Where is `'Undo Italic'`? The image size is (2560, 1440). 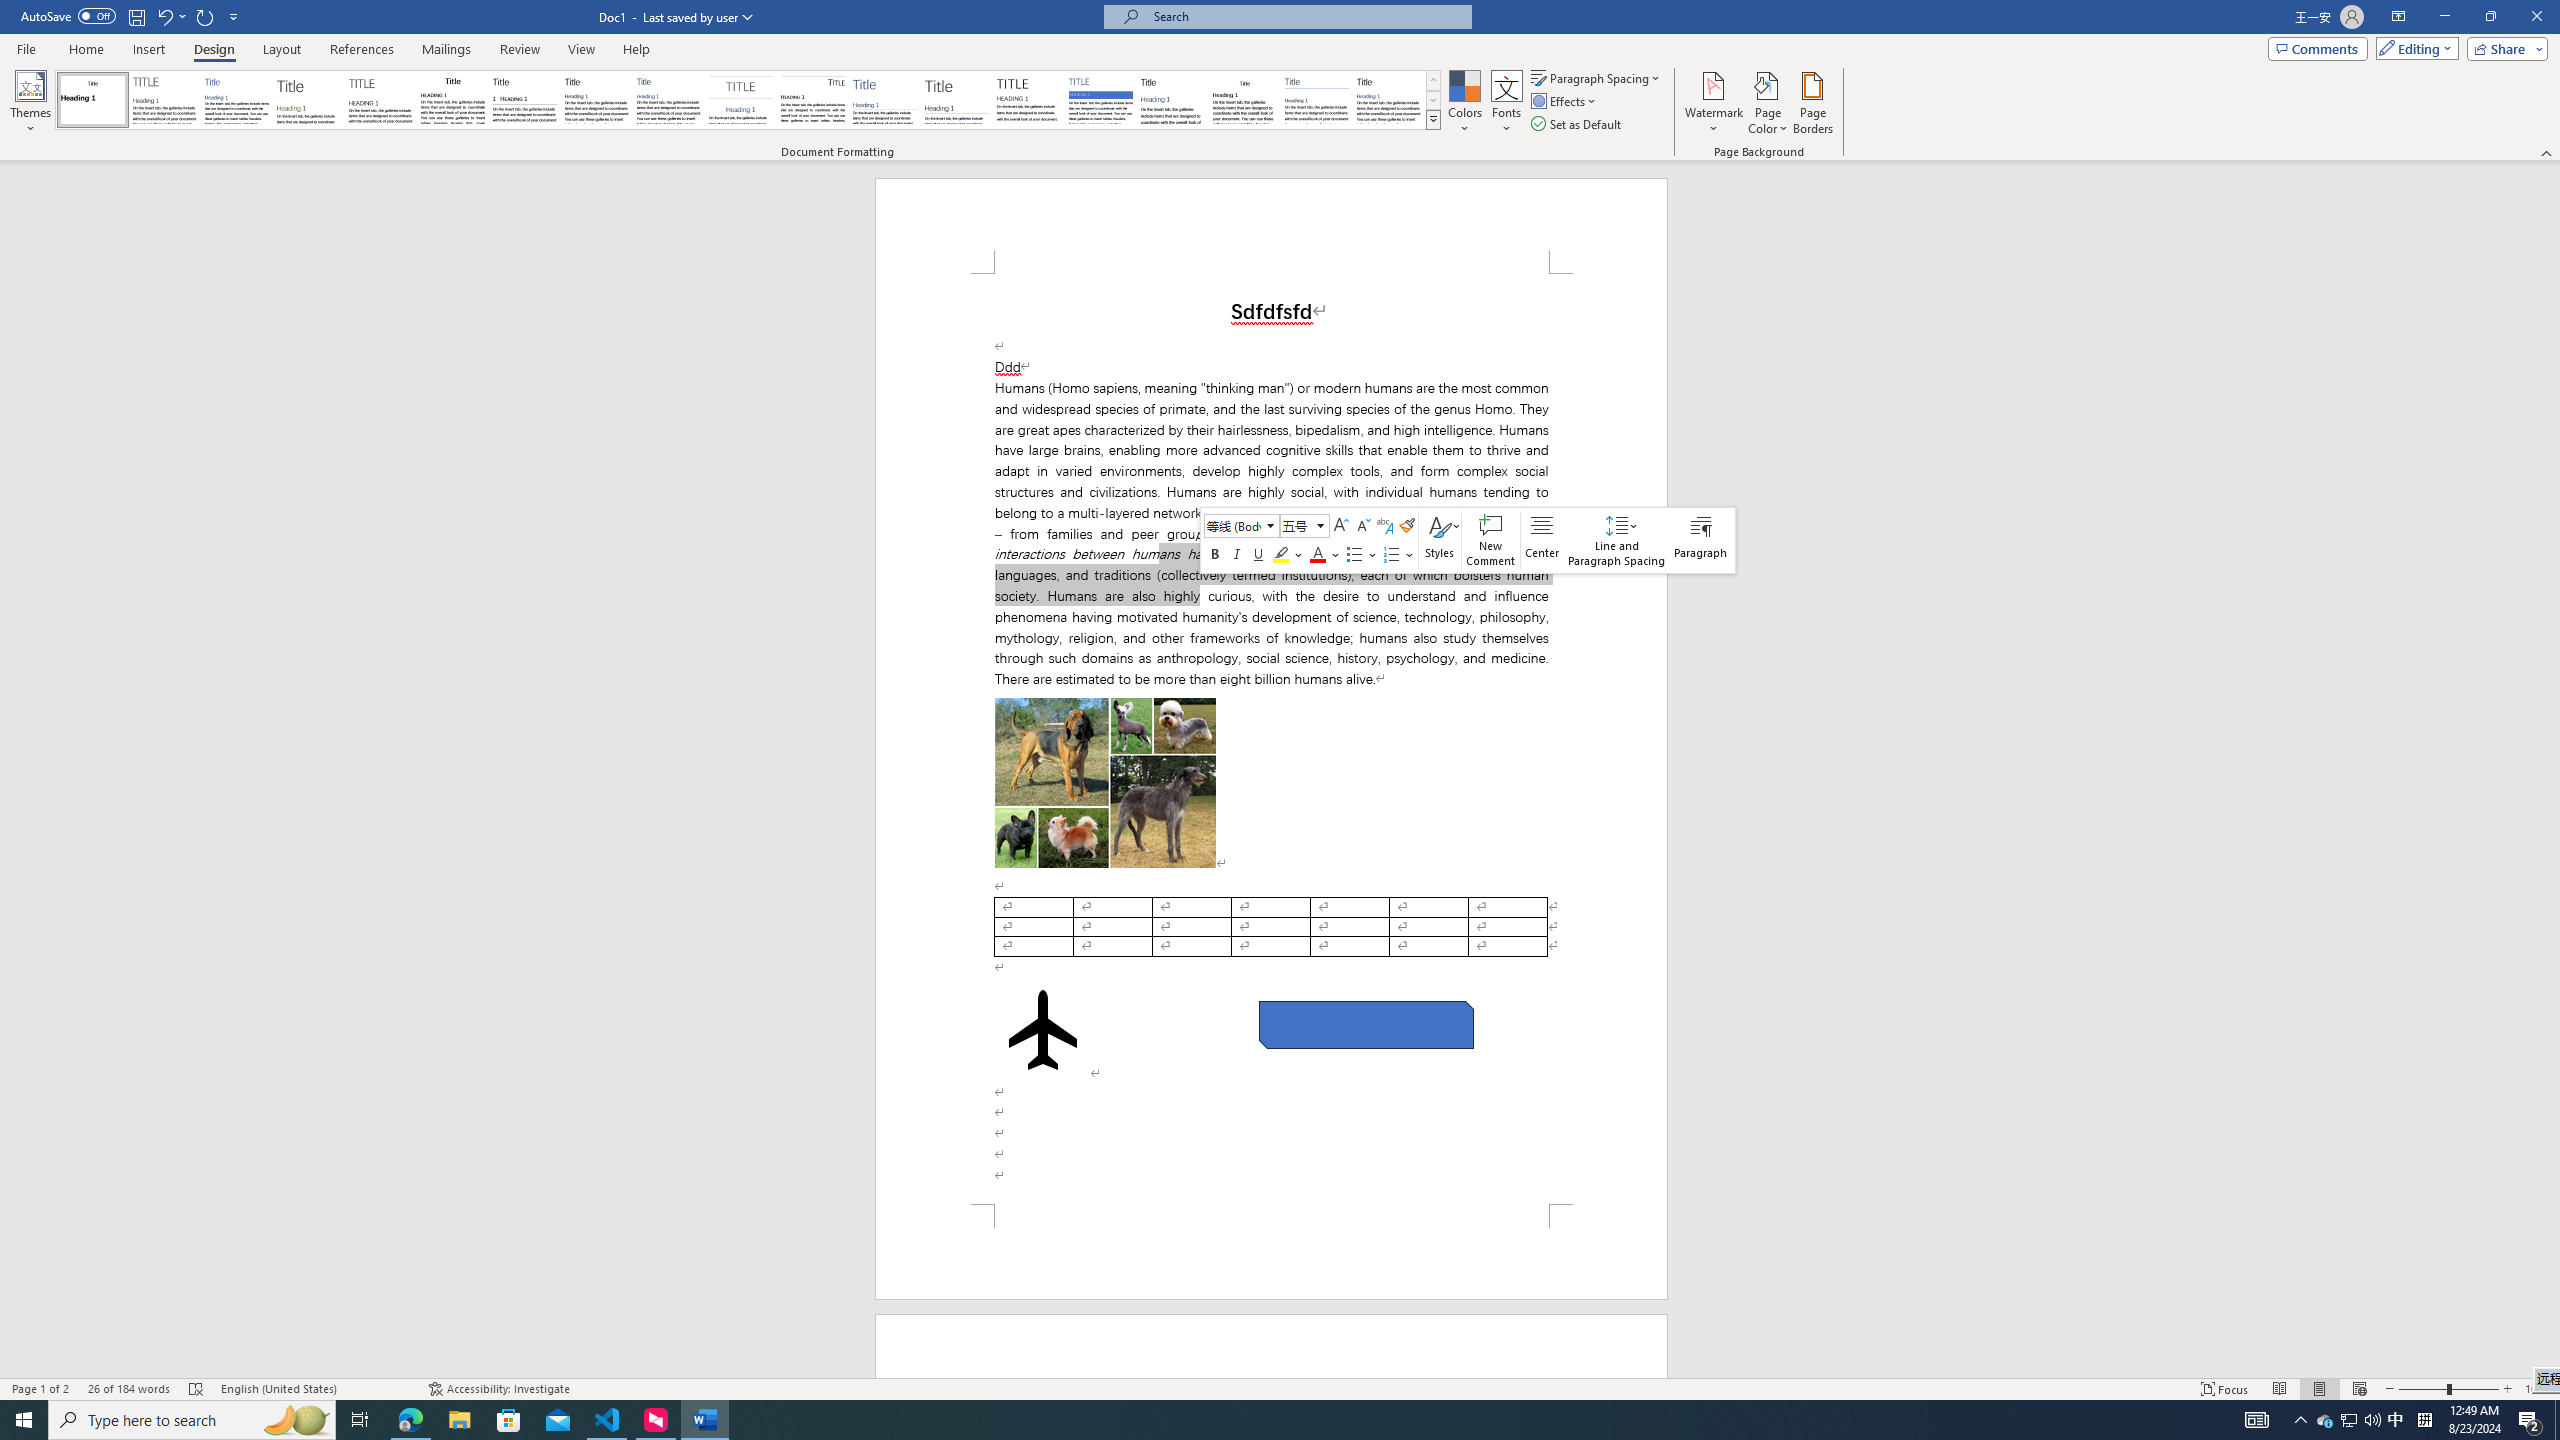
'Undo Italic' is located at coordinates (170, 15).